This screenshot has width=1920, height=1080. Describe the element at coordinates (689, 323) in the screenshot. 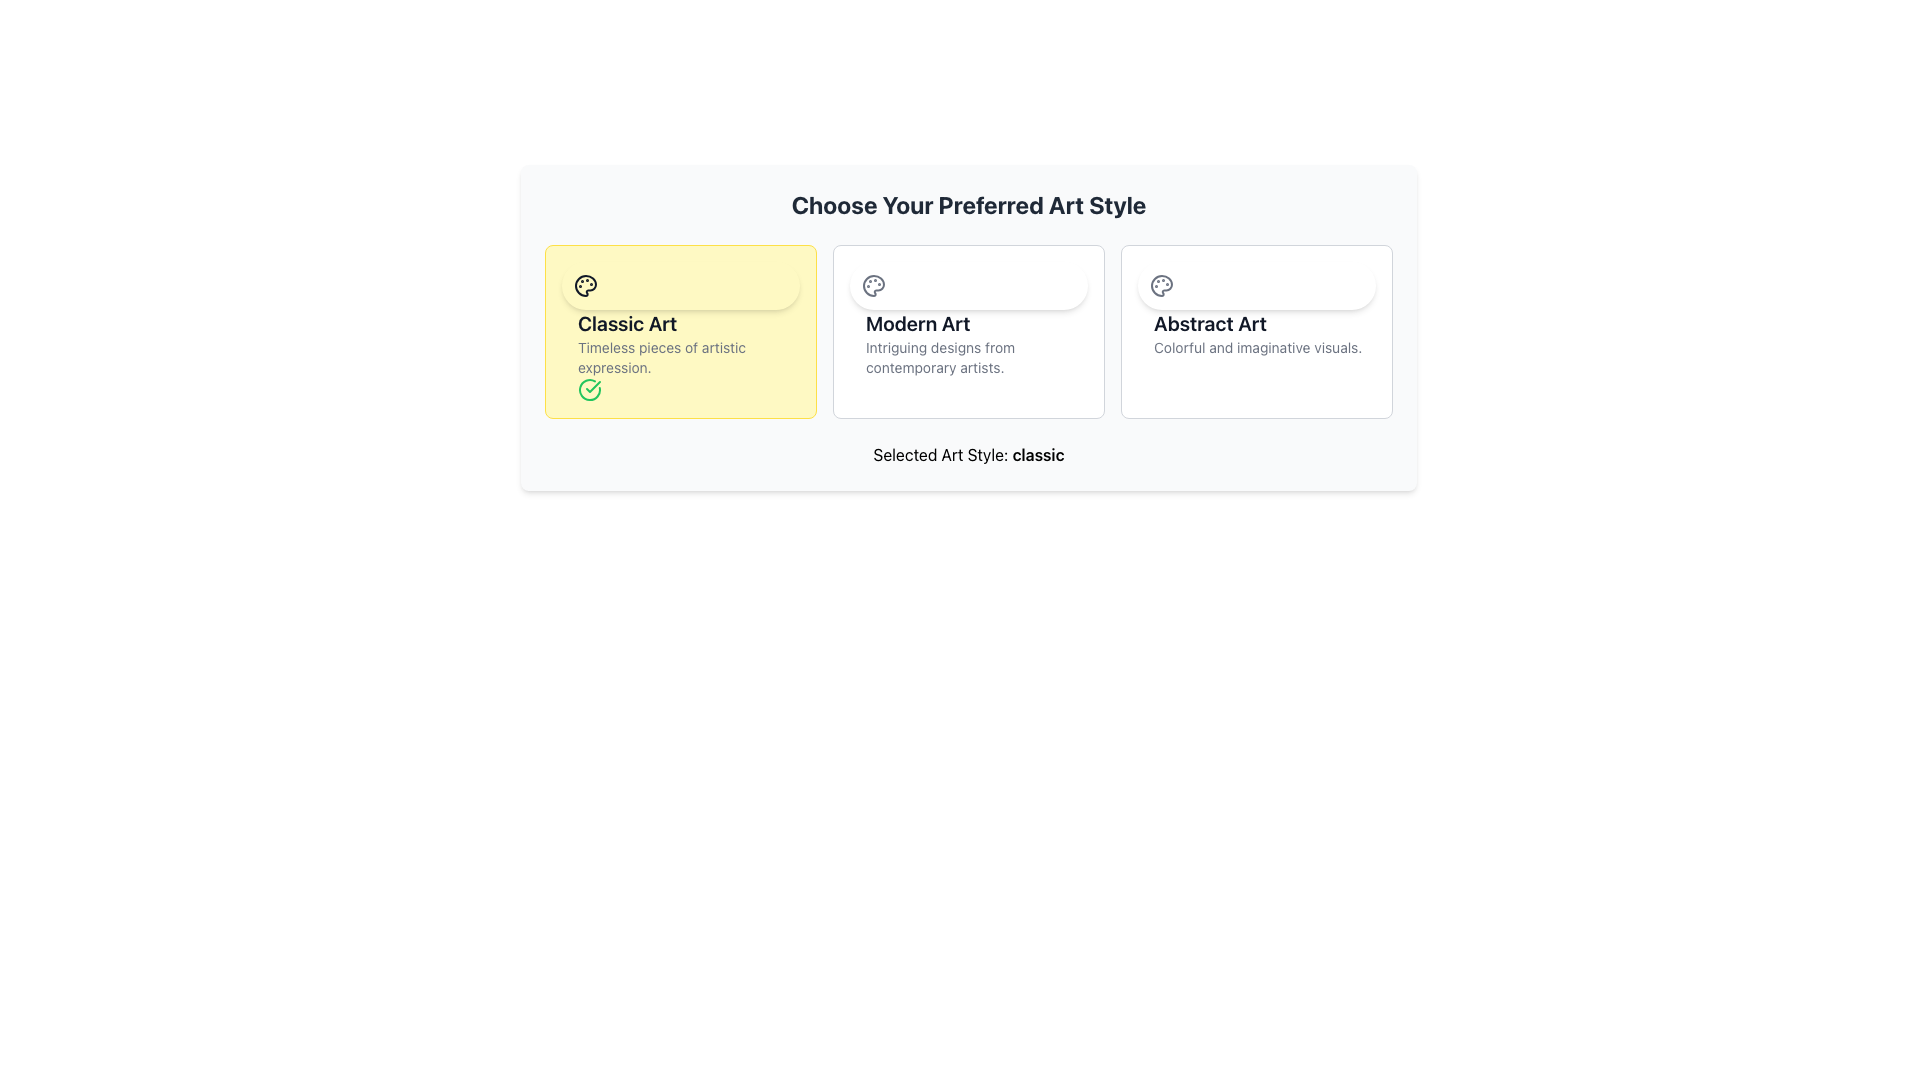

I see `text content of the 'Classic Art' label, which is prominently displayed in bold, large, dark-gray font within a yellow-highlighted section` at that location.